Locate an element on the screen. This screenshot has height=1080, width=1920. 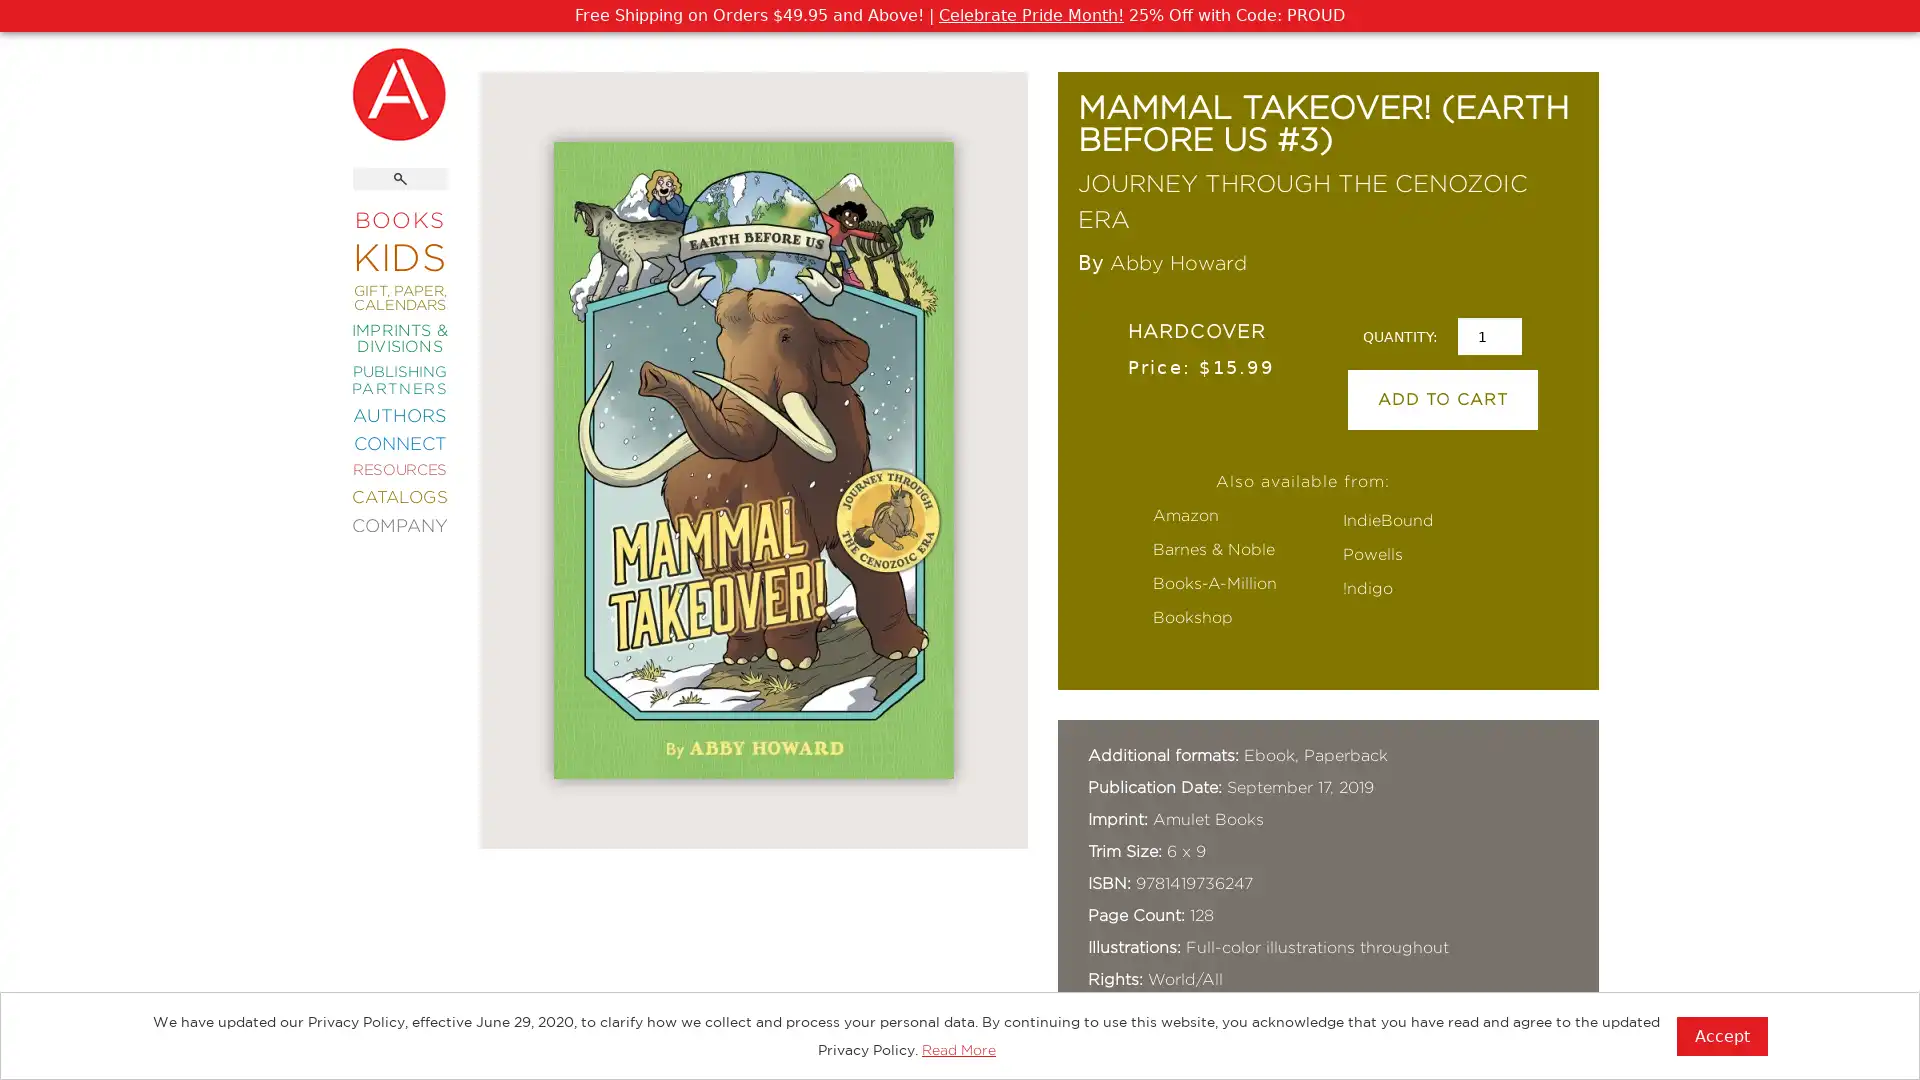
BOOKS is located at coordinates (399, 219).